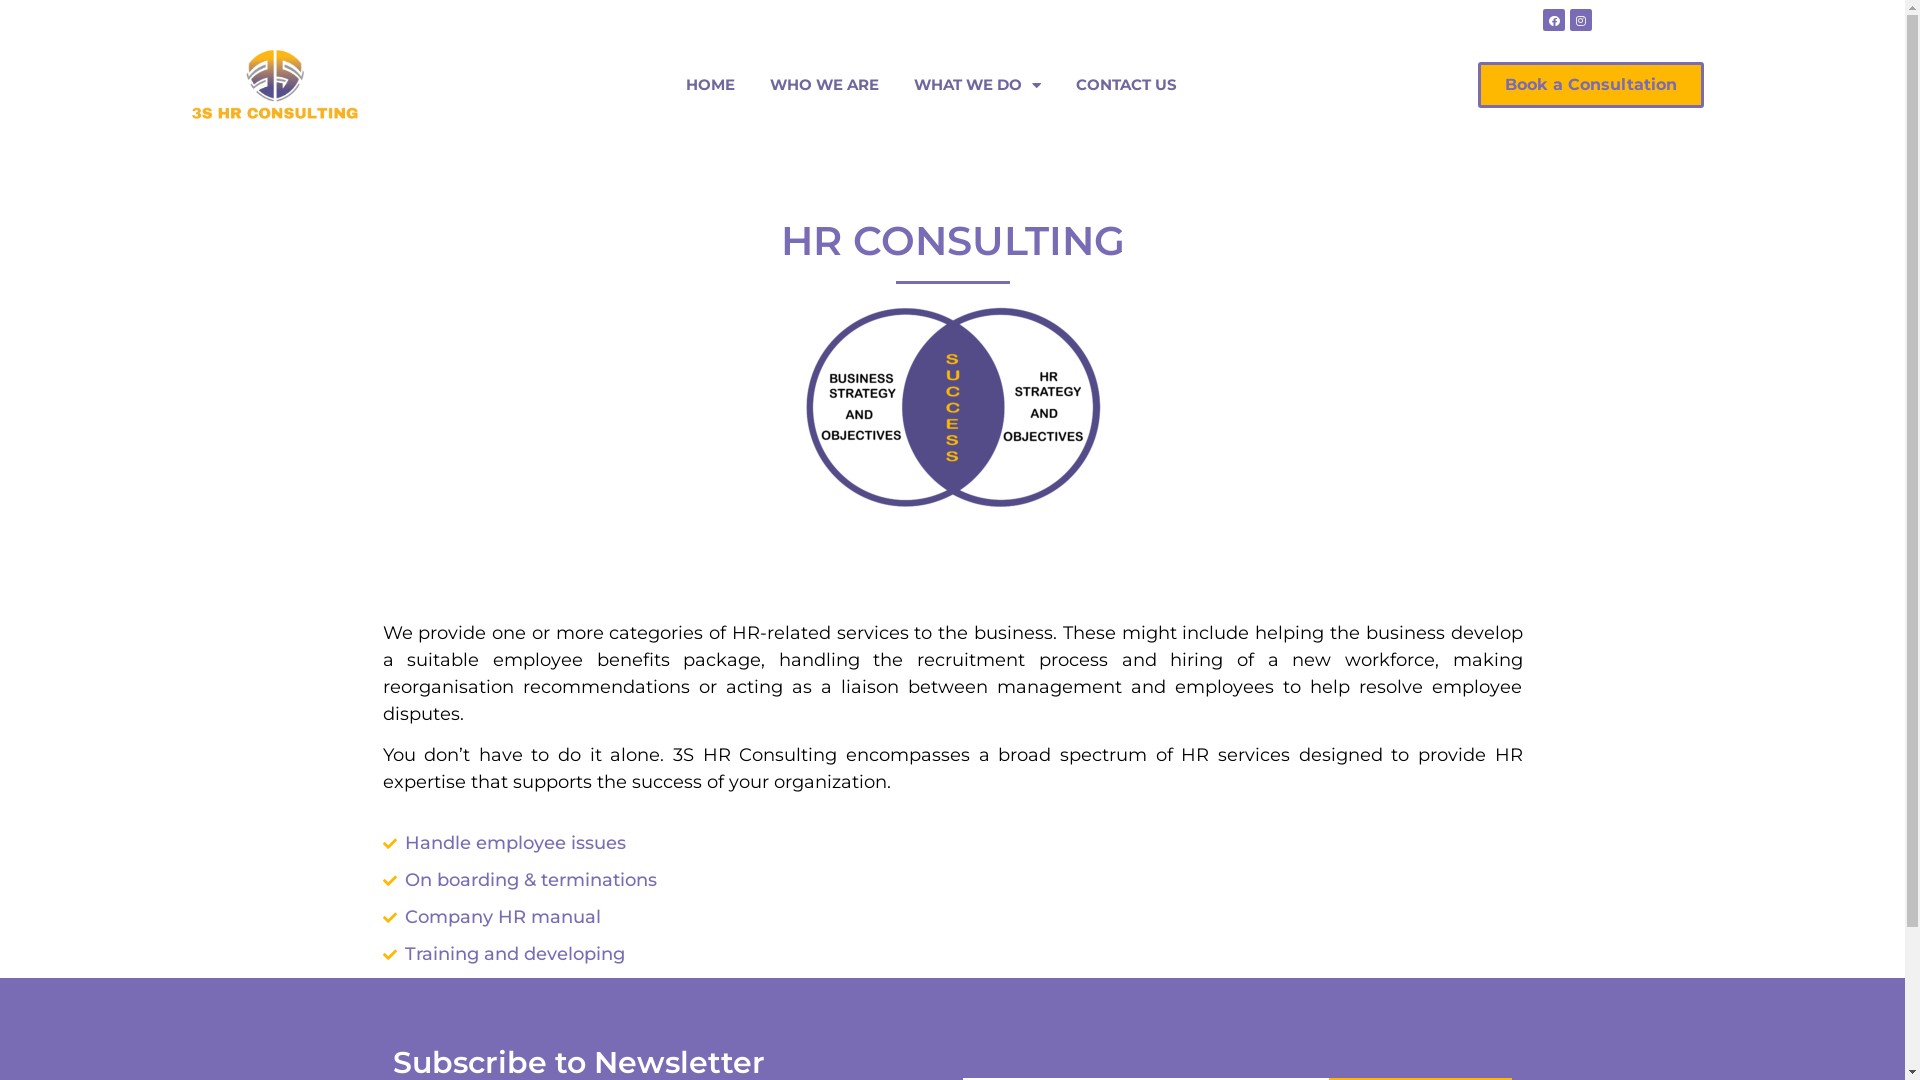  I want to click on 'WHO WE ARE', so click(824, 83).